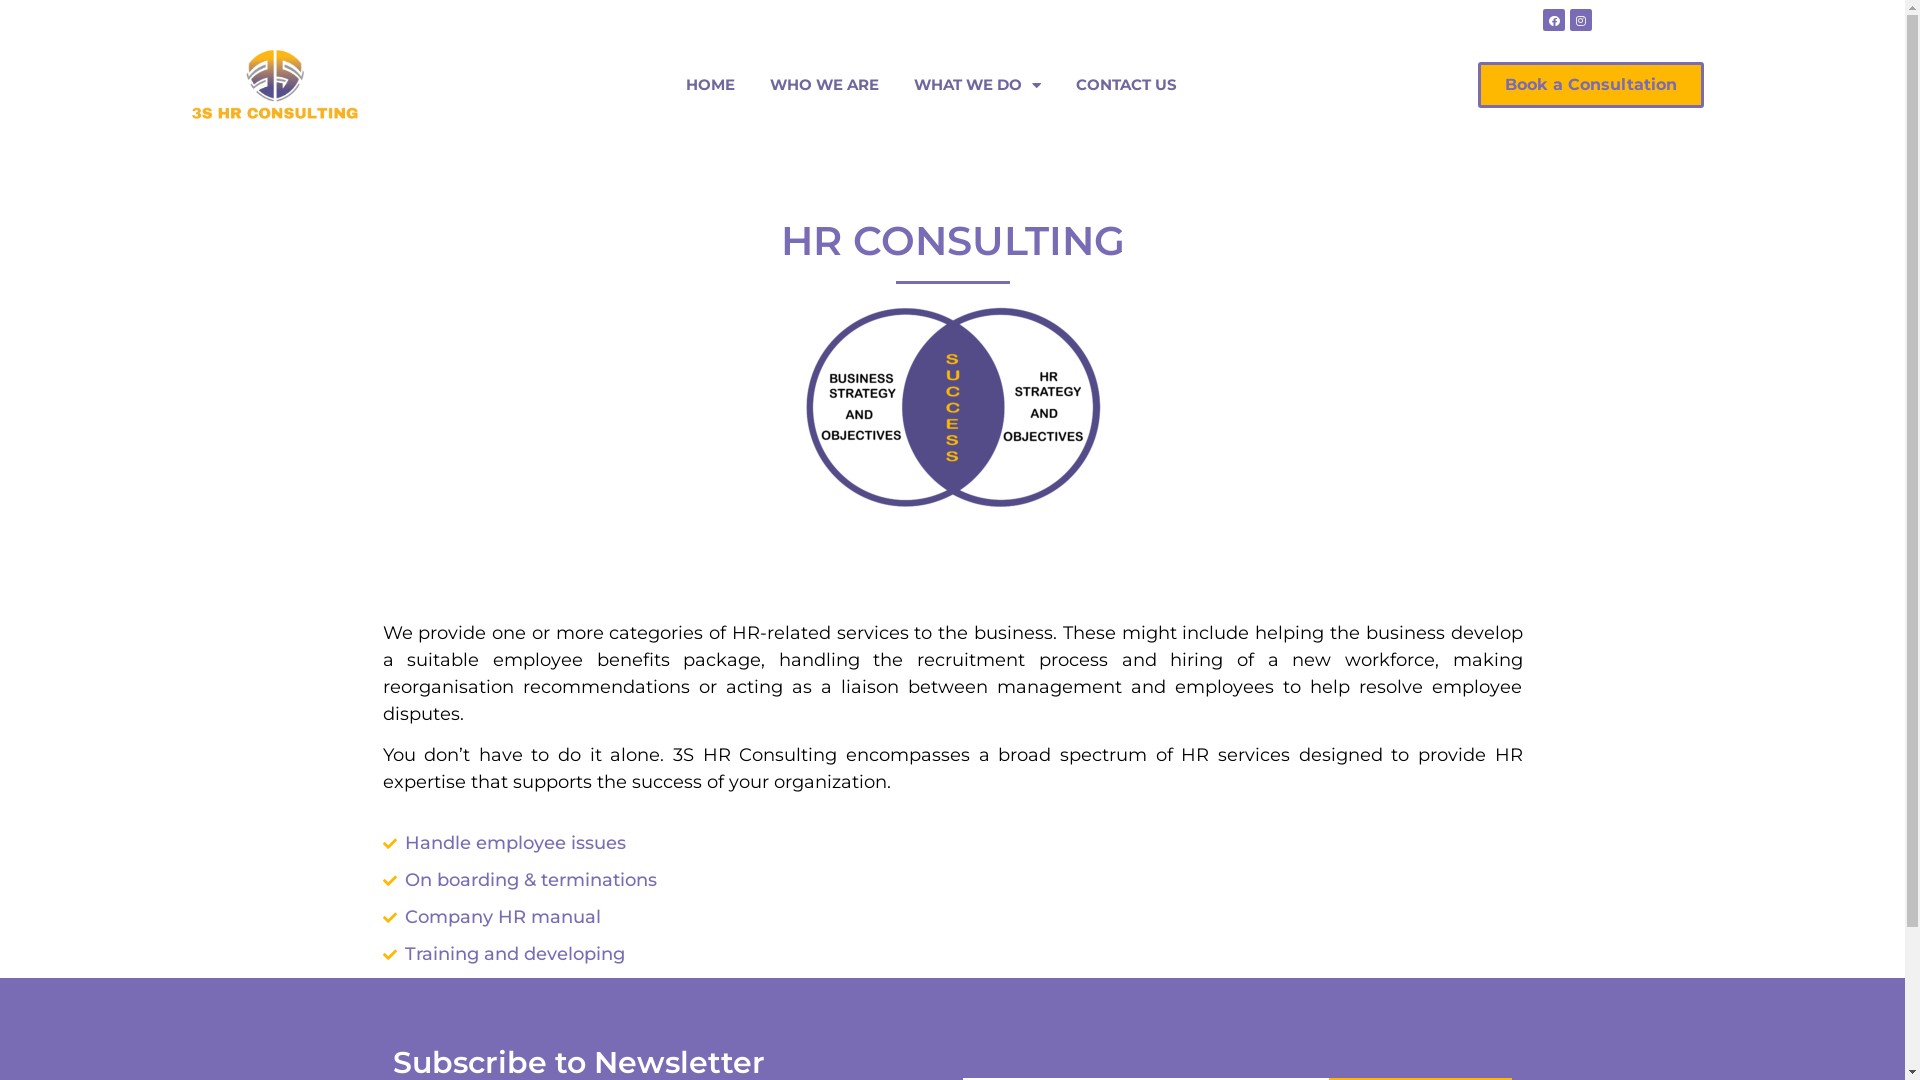  I want to click on 'WHO WE ARE', so click(824, 83).